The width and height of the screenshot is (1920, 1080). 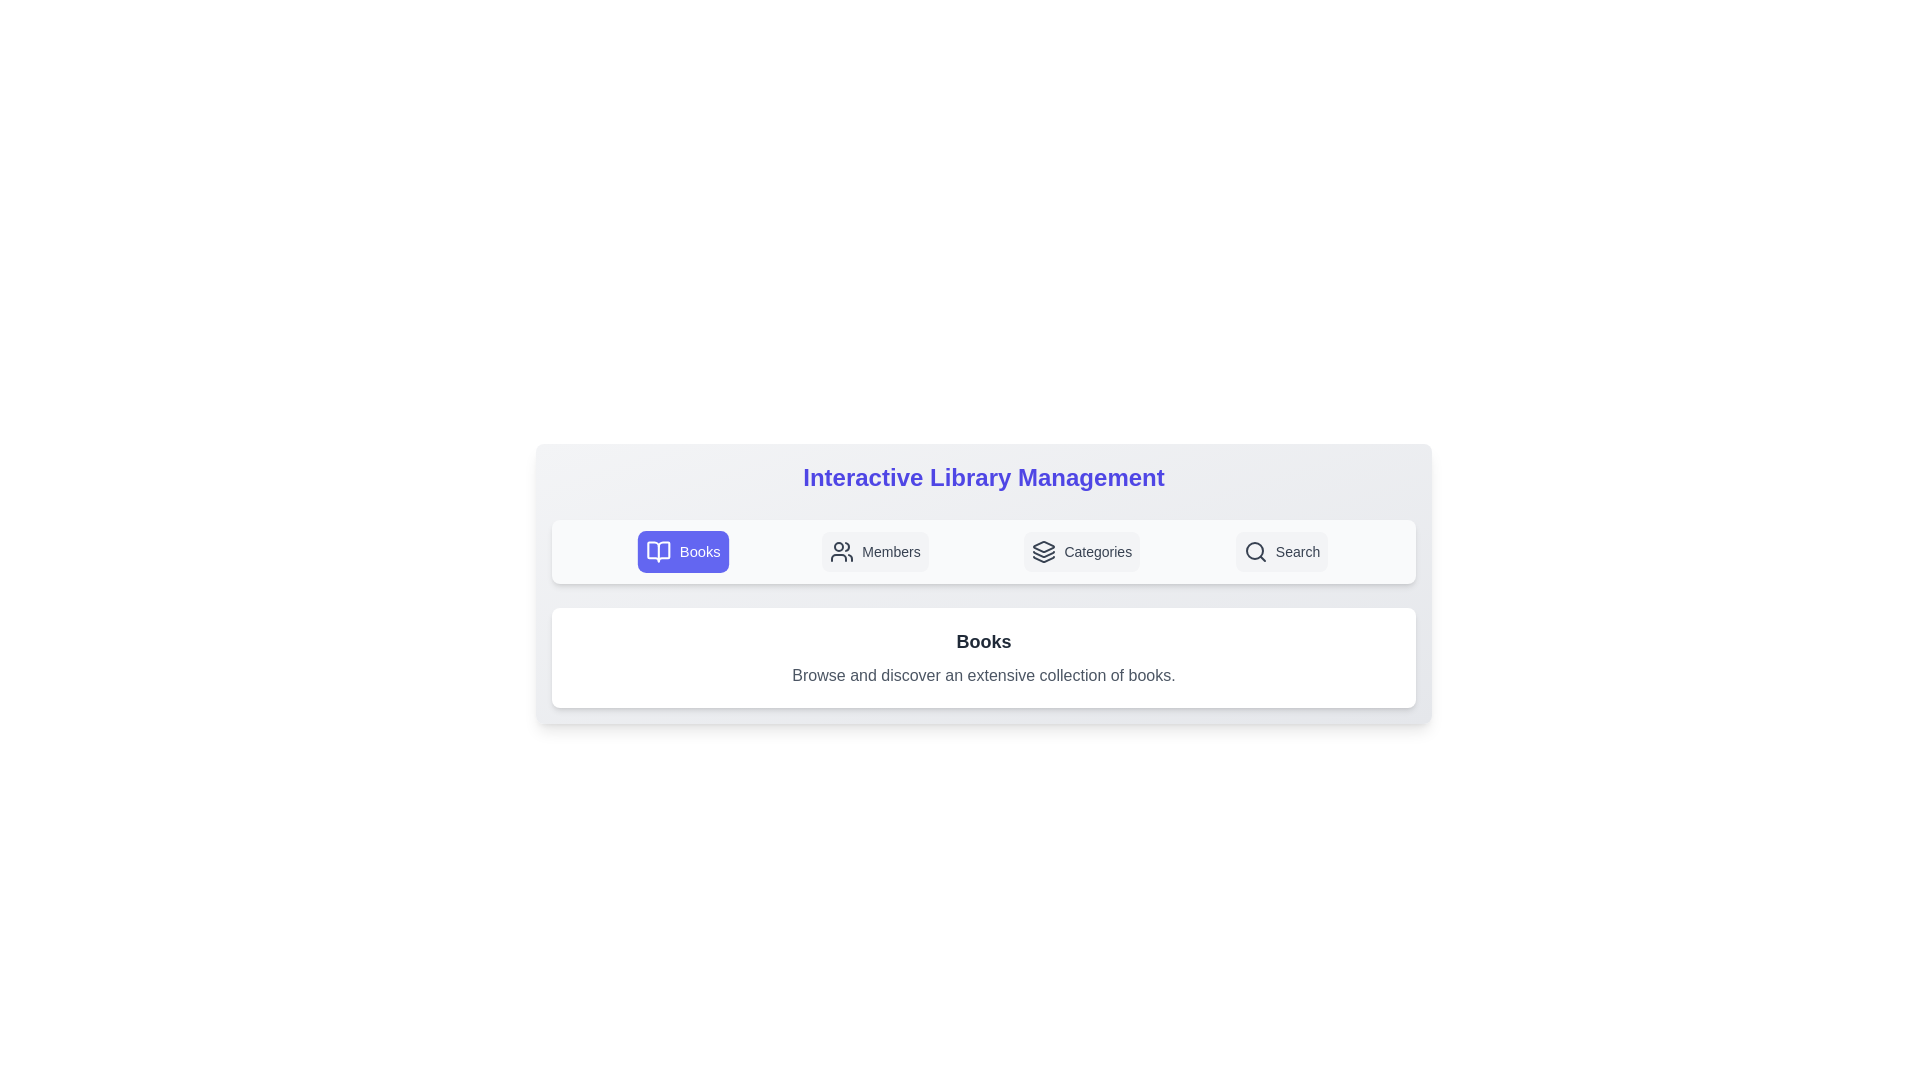 I want to click on the third navigation button in the horizontal navigation bar, so click(x=1081, y=551).